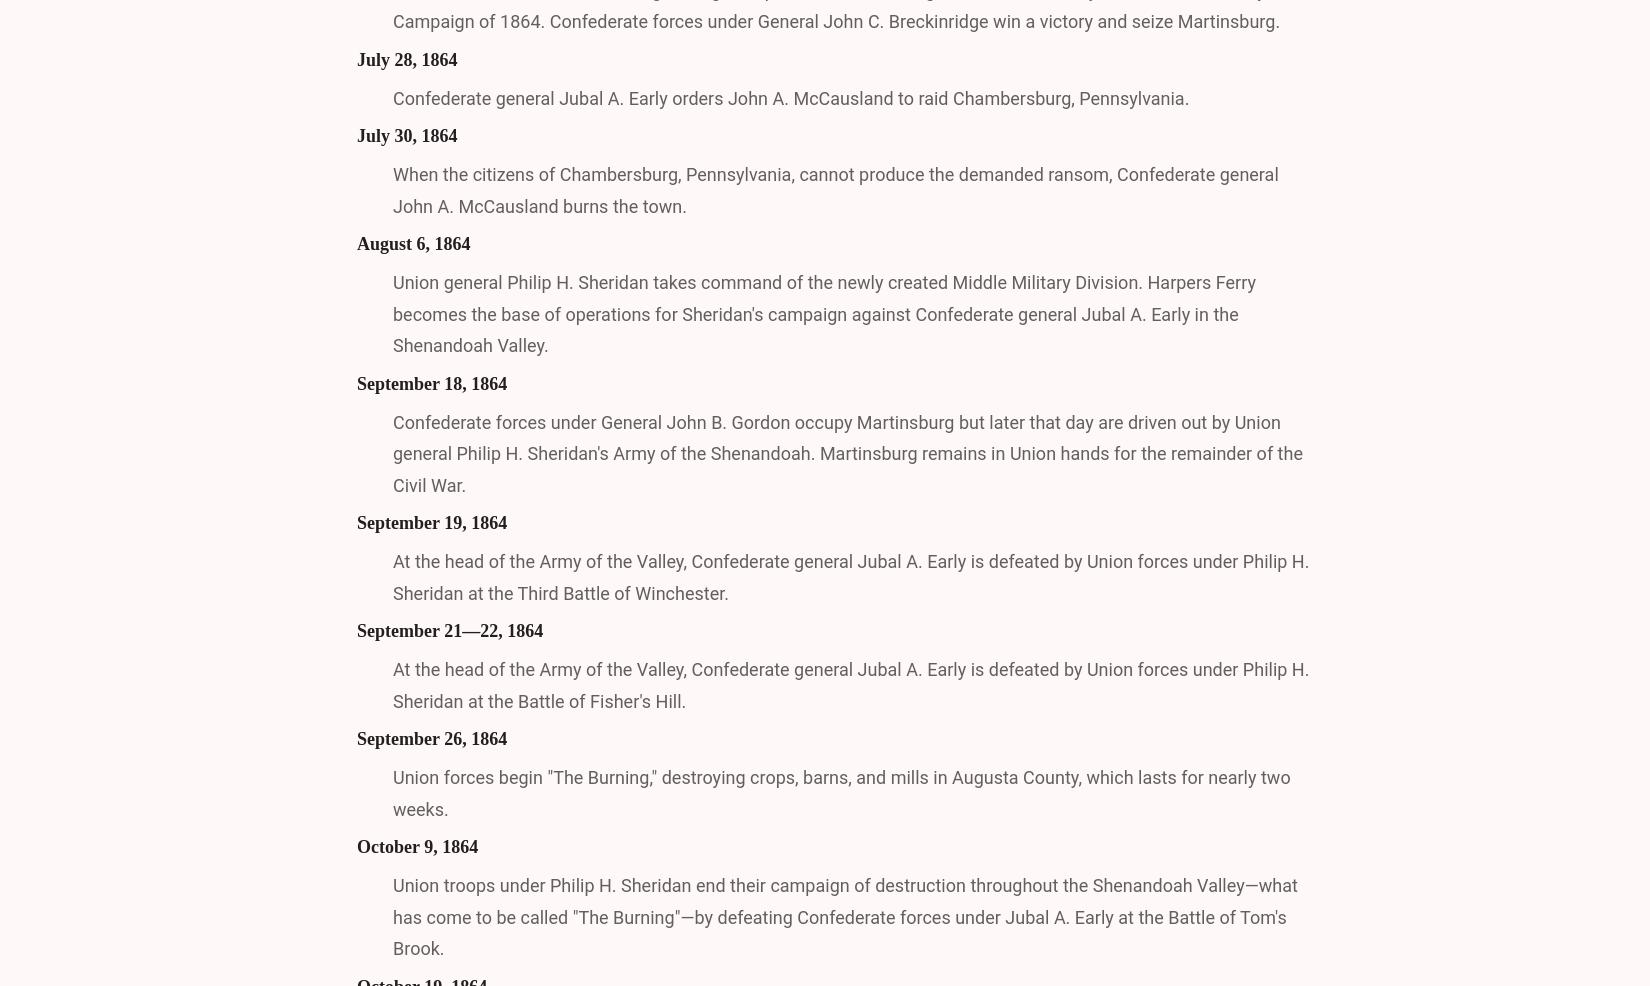 The image size is (1650, 986). What do you see at coordinates (407, 135) in the screenshot?
I see `'July 30, 1864'` at bounding box center [407, 135].